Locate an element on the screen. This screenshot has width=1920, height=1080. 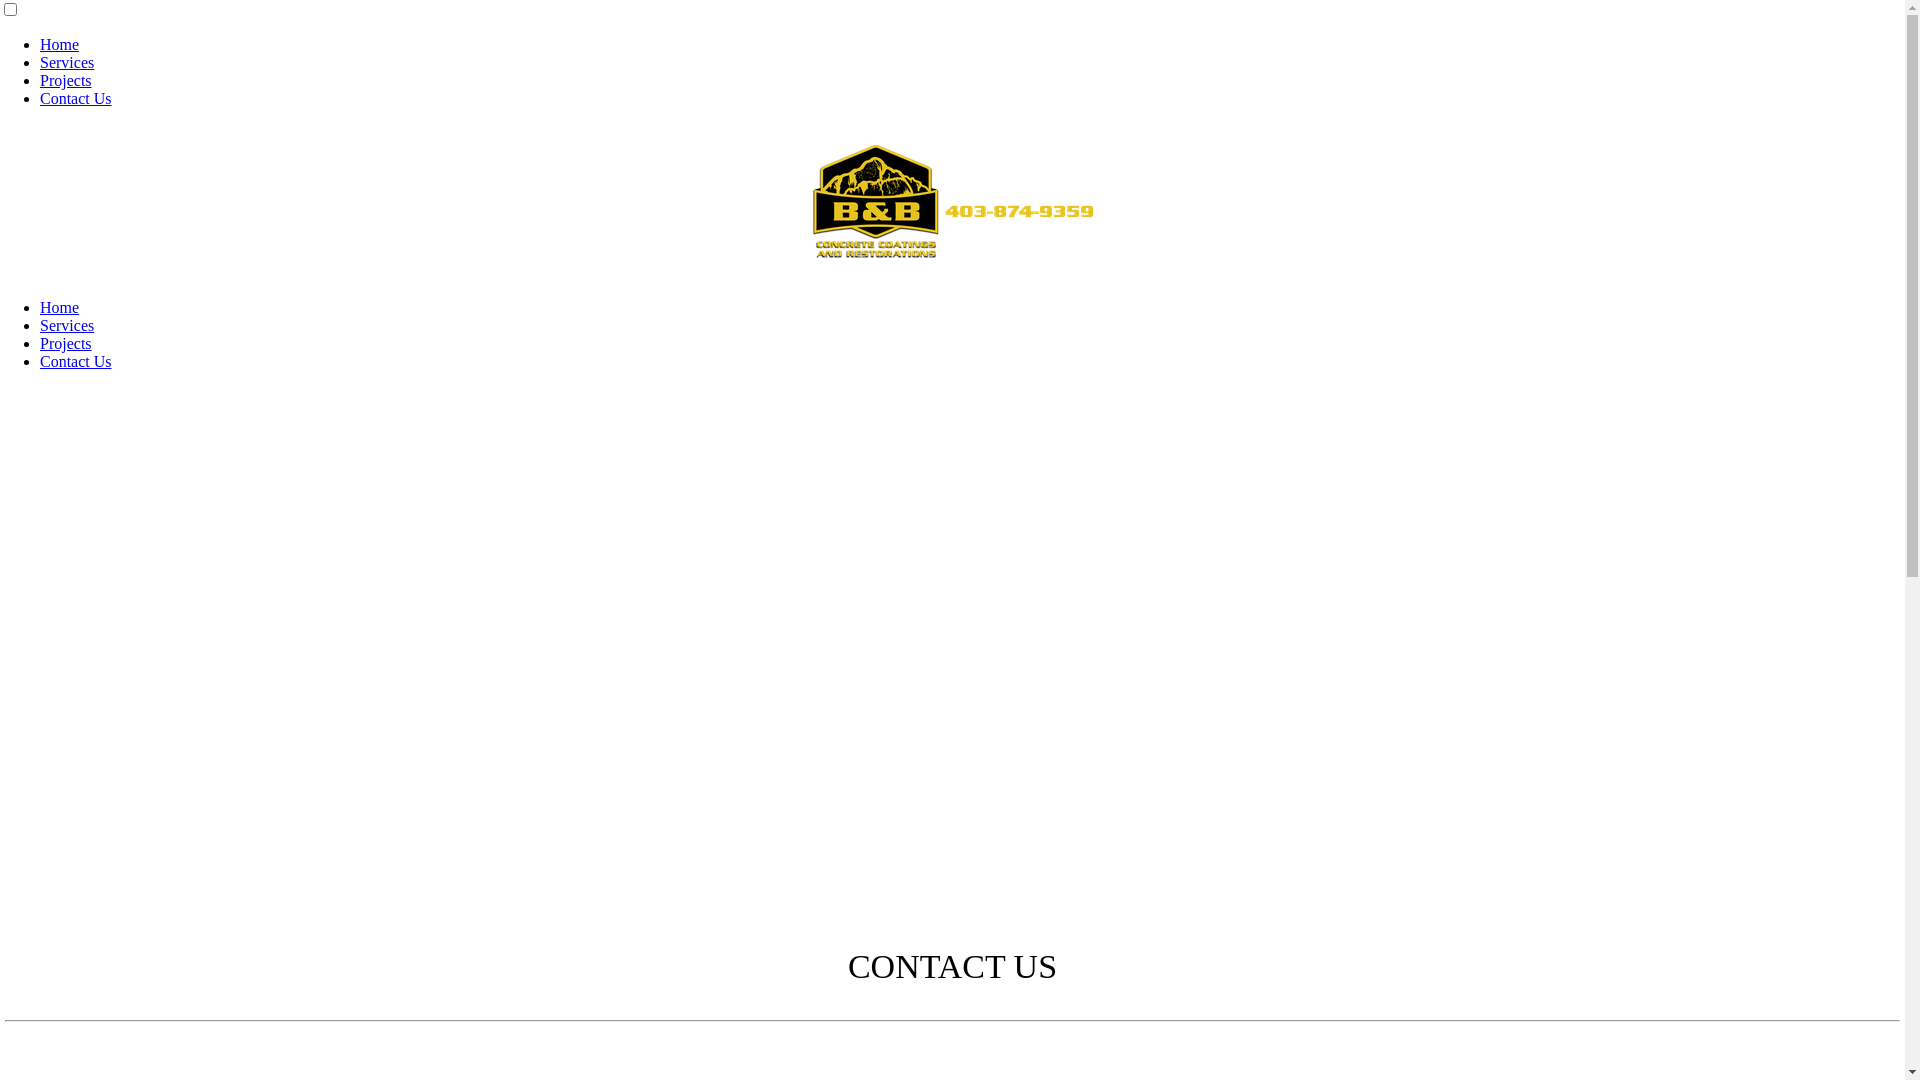
'Services' is located at coordinates (39, 61).